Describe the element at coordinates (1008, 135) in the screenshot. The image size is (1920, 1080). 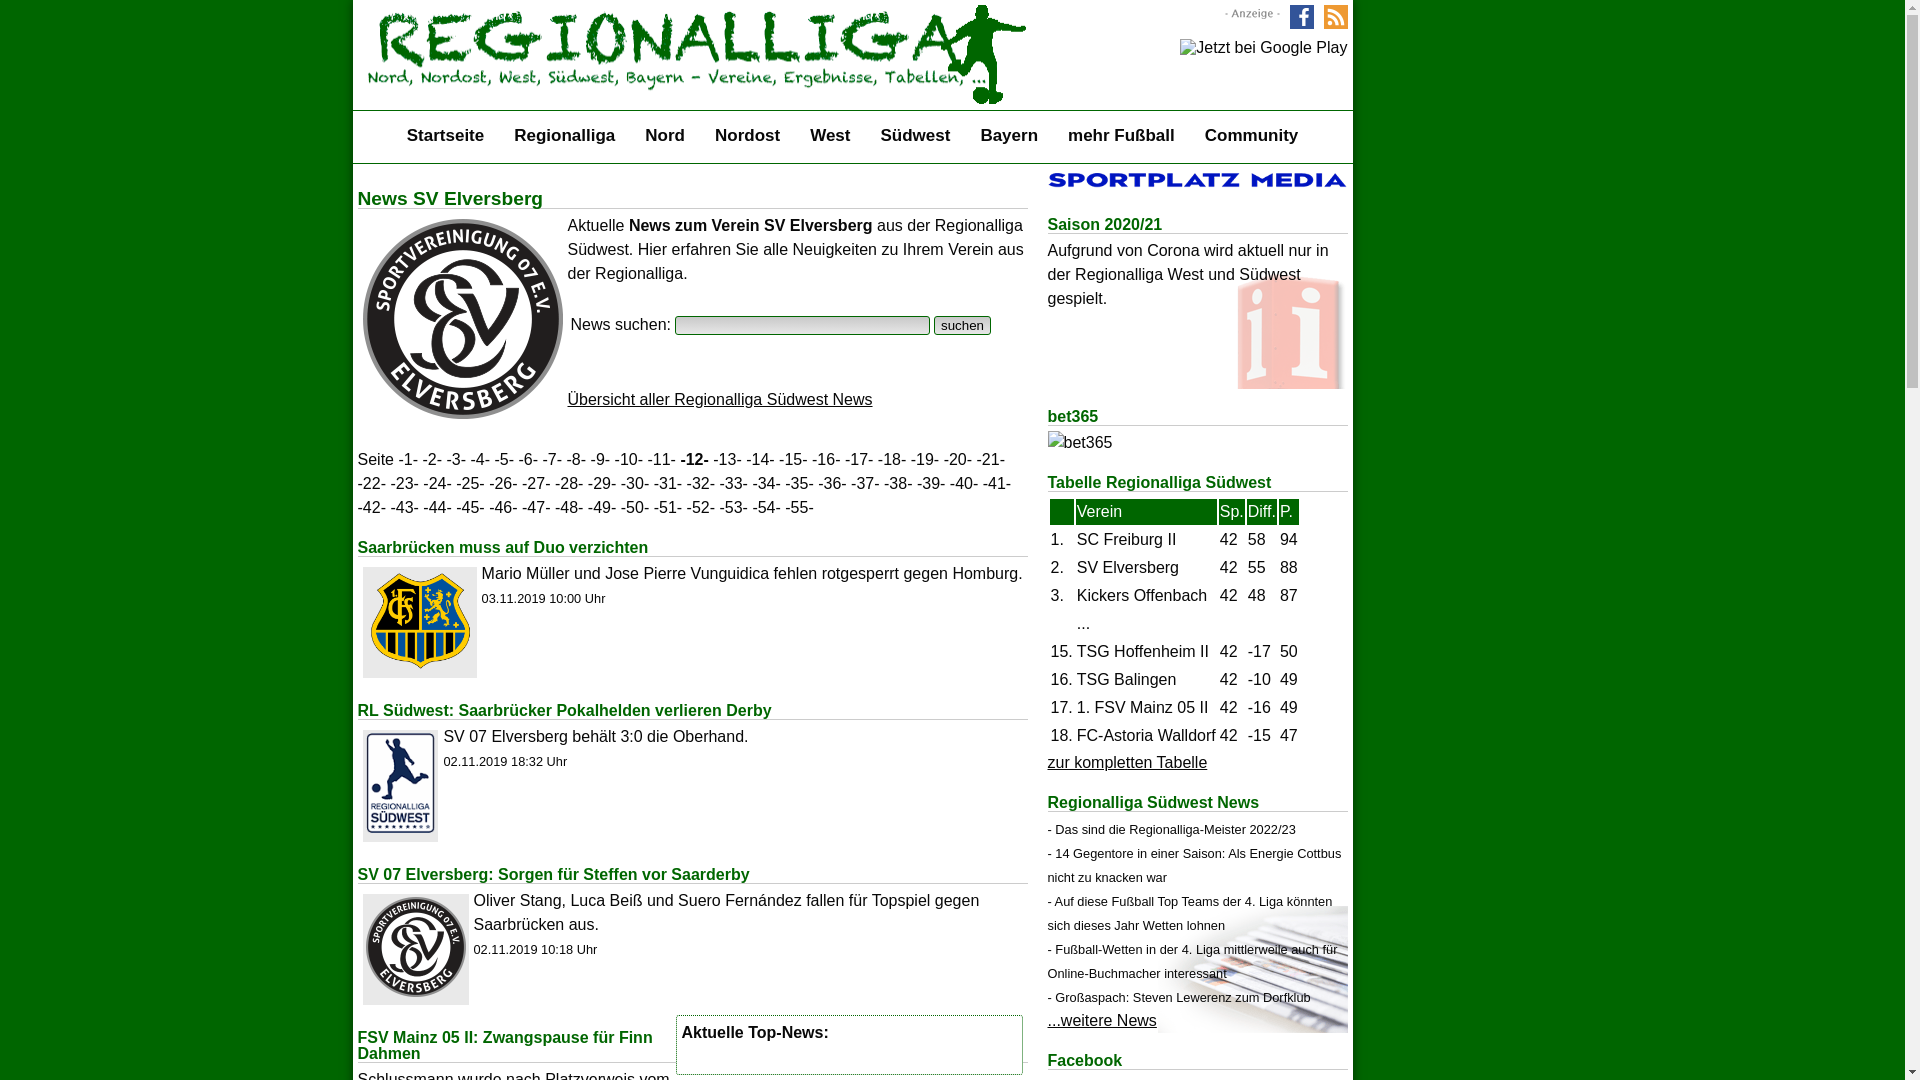
I see `'Bayern'` at that location.